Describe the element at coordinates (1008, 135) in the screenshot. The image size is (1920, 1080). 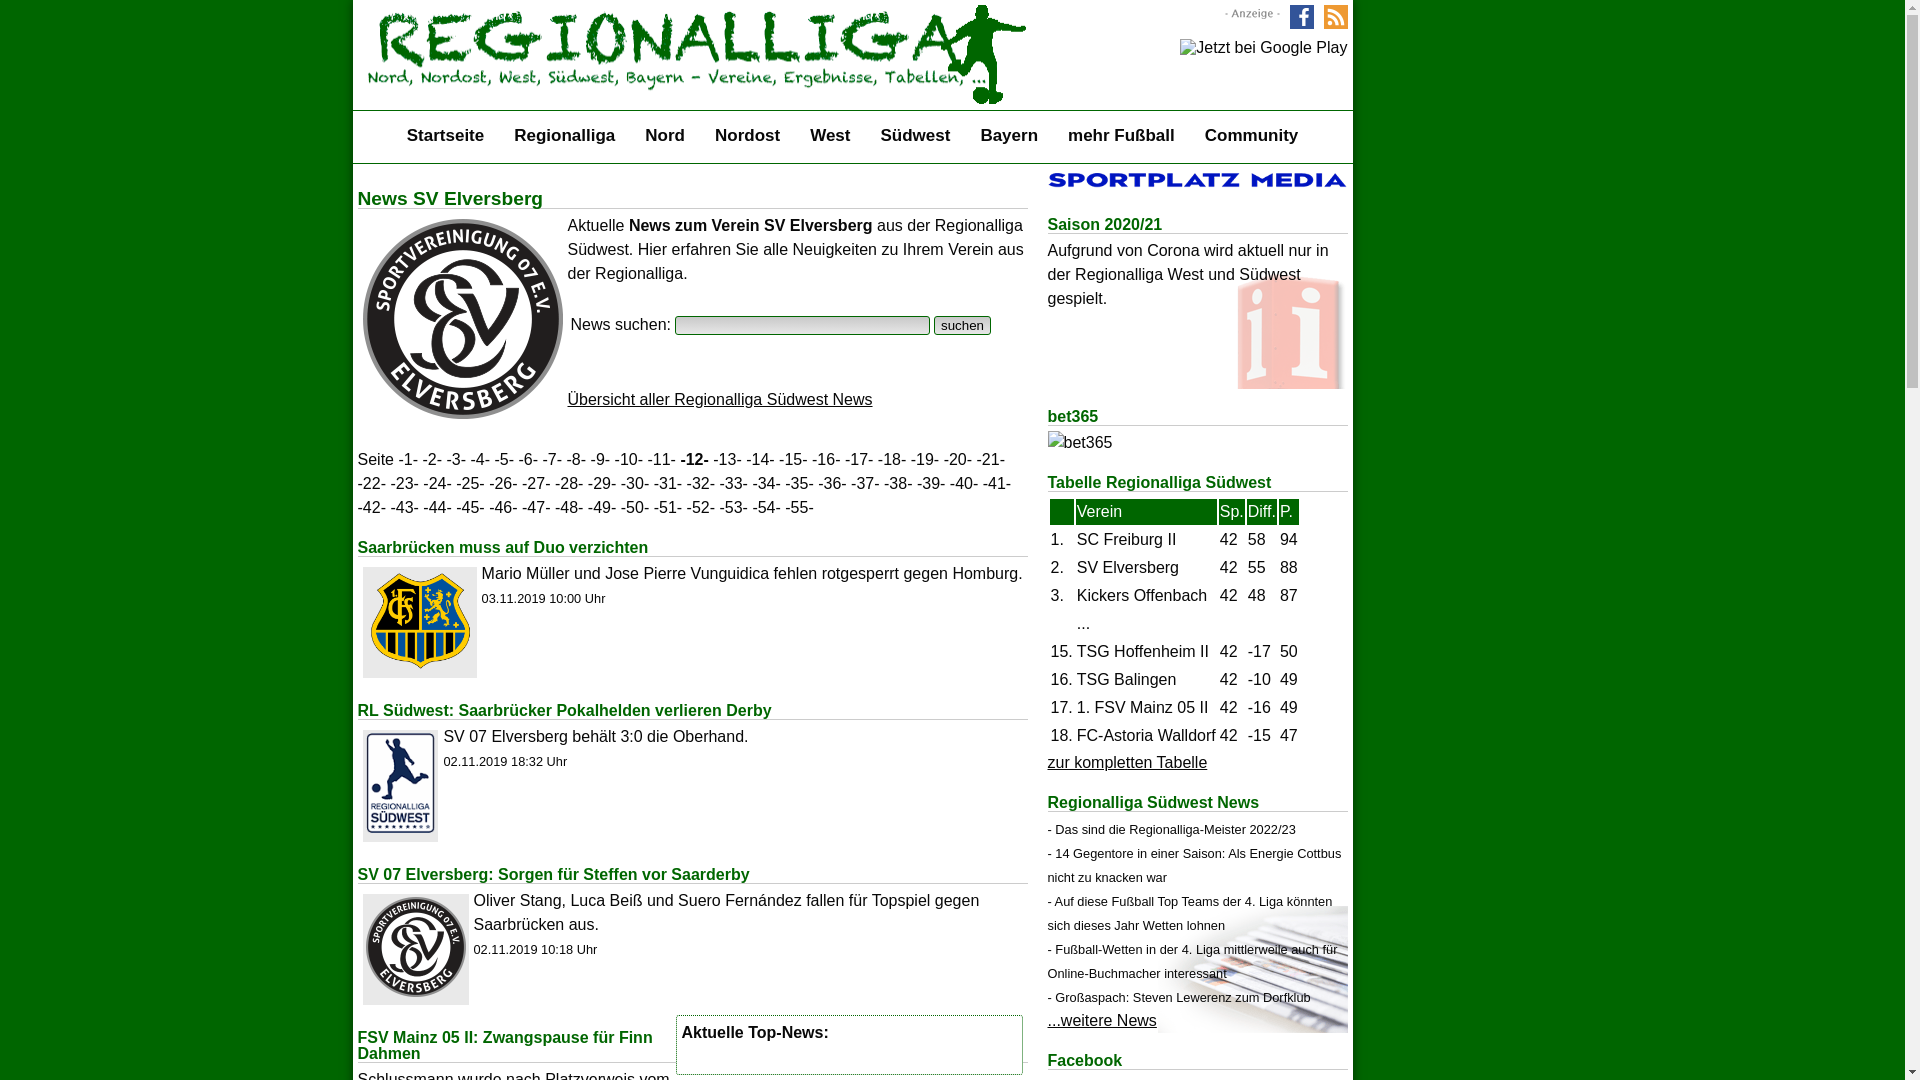
I see `'Bayern'` at that location.